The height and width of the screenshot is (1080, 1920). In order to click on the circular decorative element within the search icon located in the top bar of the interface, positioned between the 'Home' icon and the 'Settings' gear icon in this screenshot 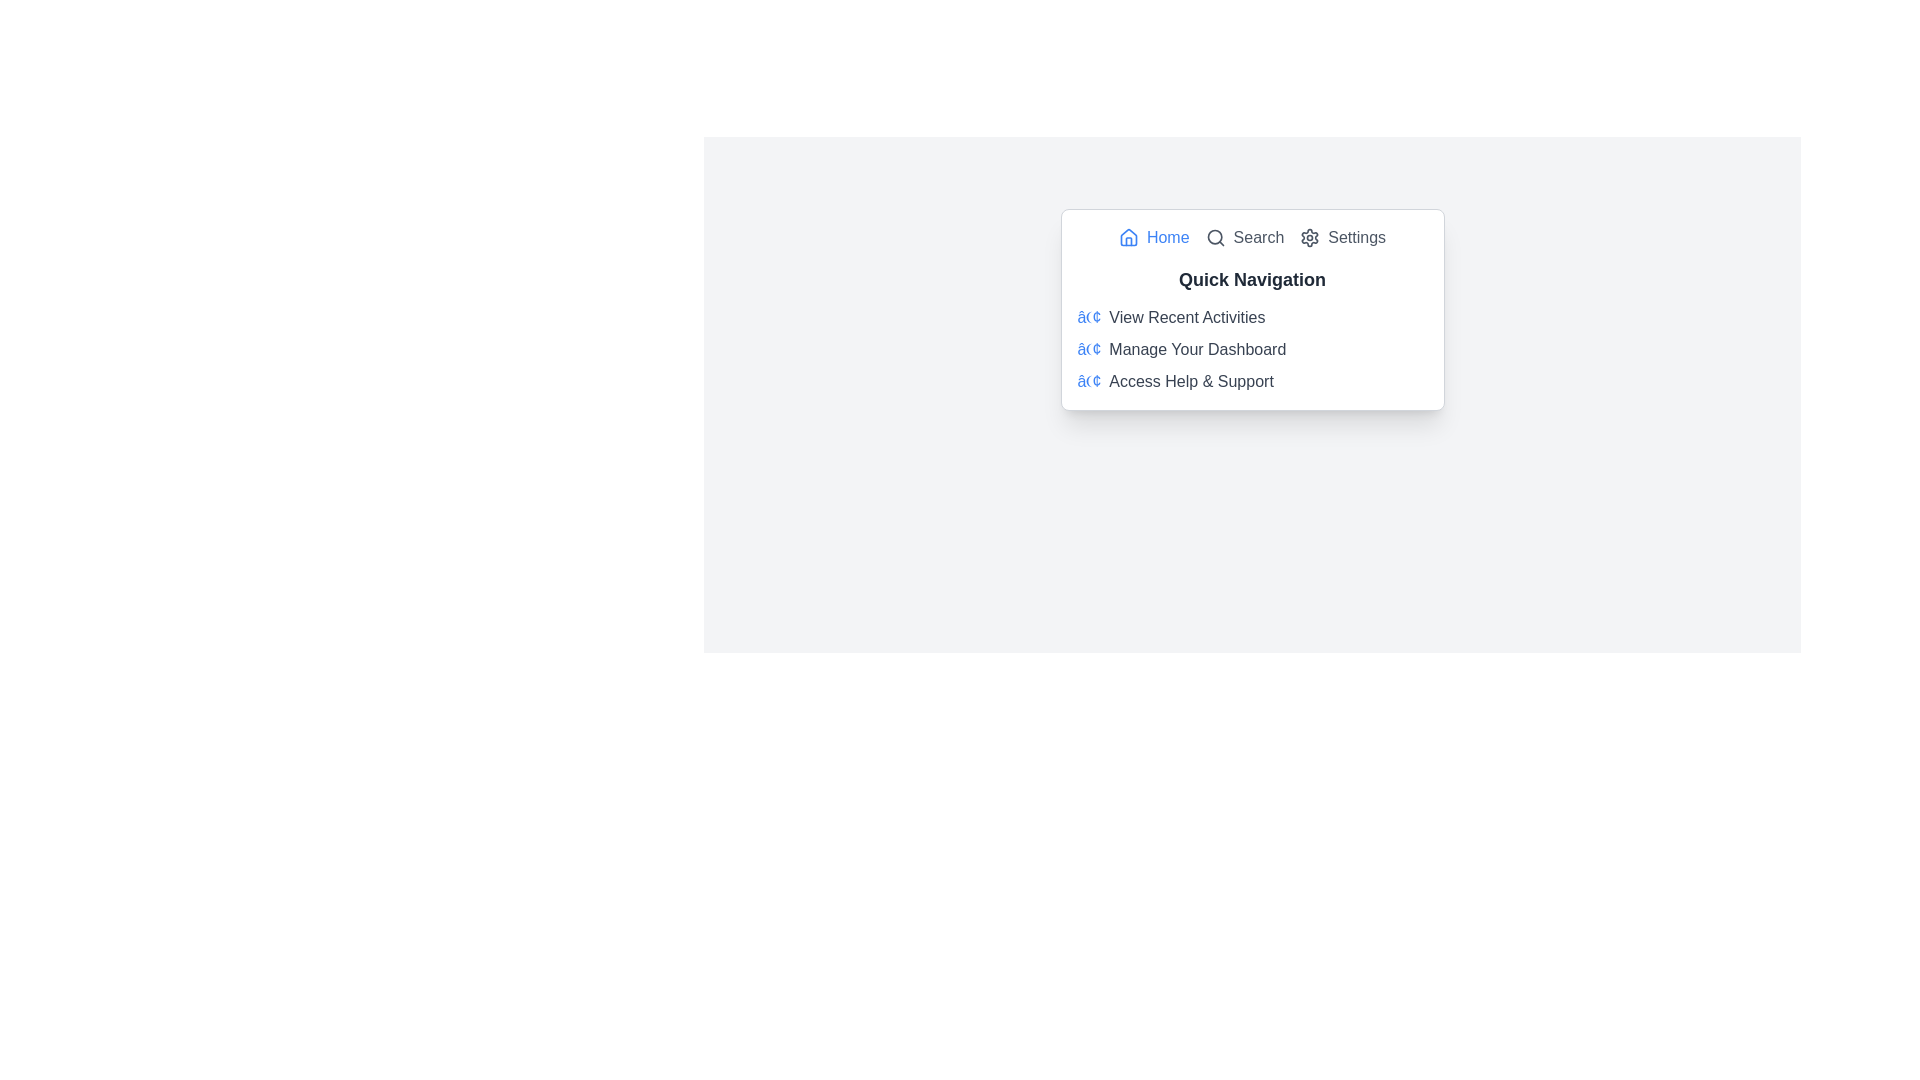, I will do `click(1213, 236)`.